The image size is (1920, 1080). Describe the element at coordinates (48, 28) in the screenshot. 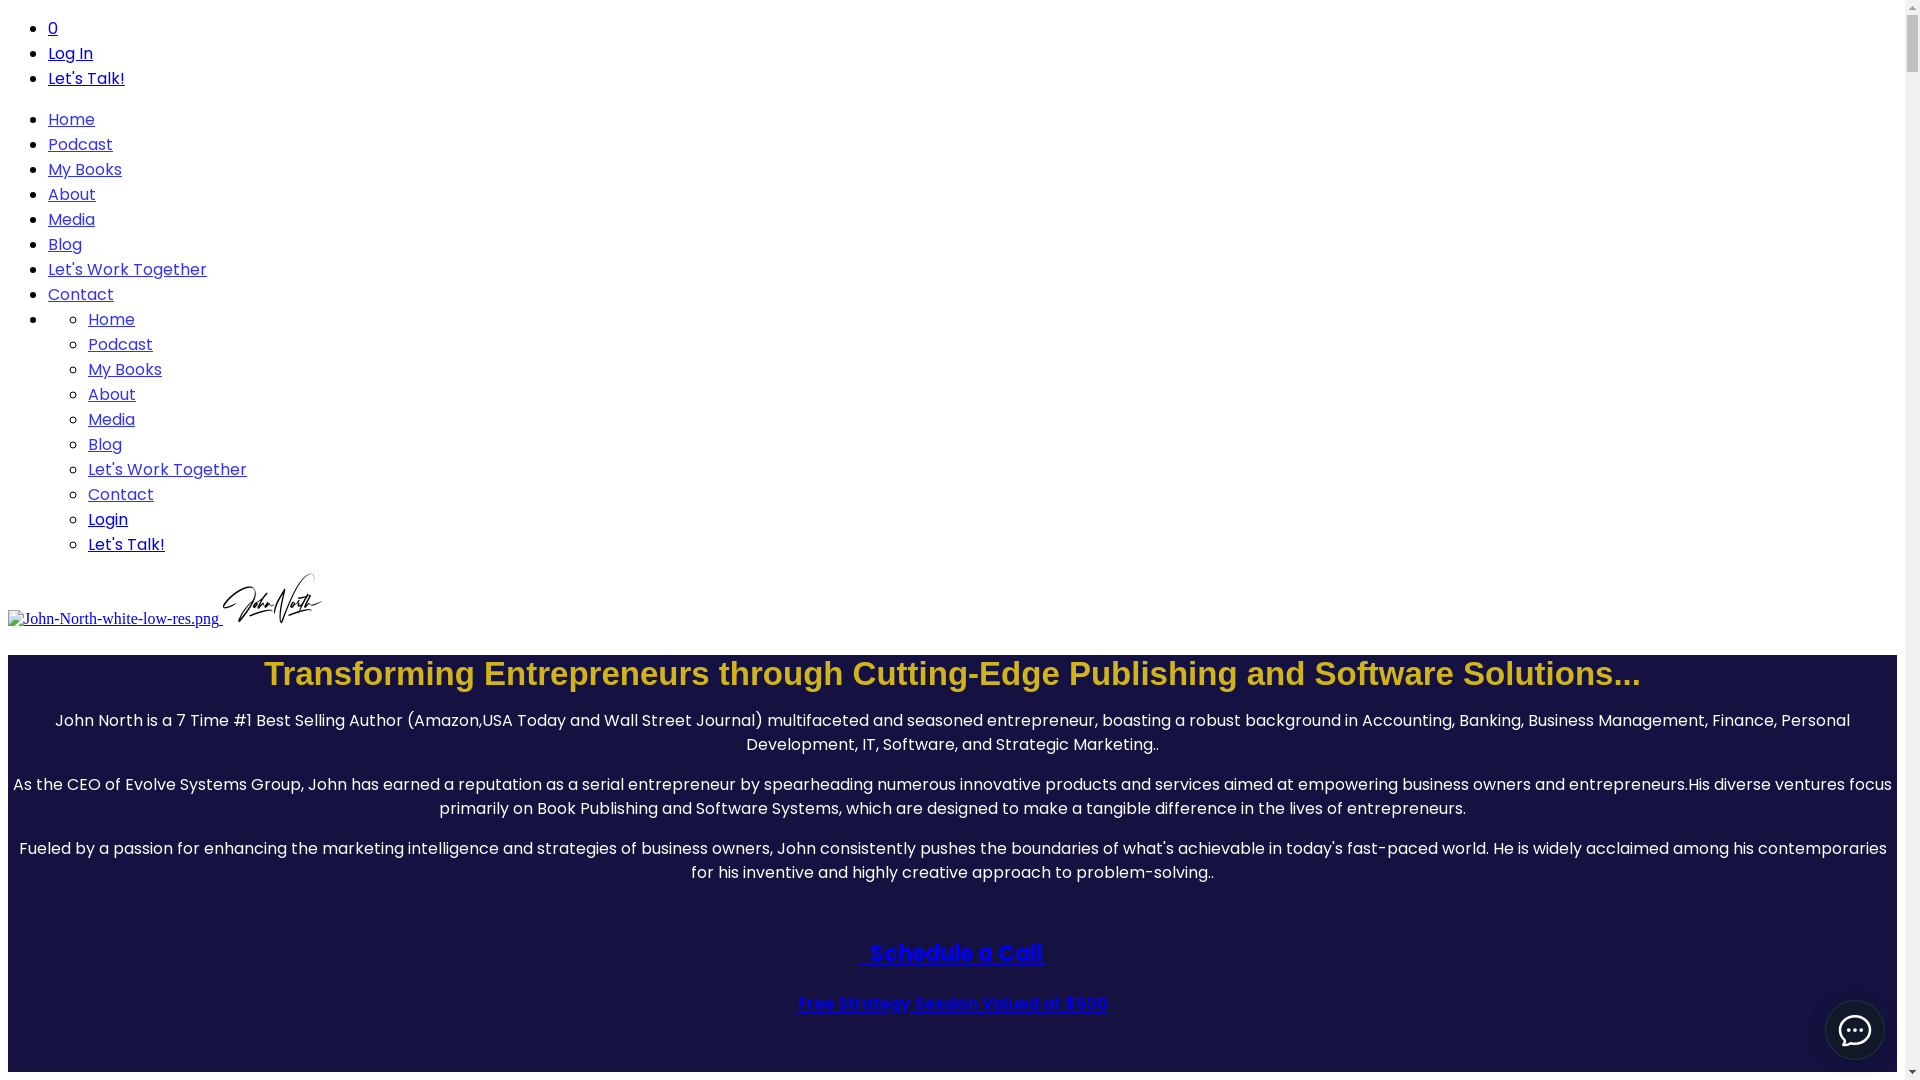

I see `'0'` at that location.